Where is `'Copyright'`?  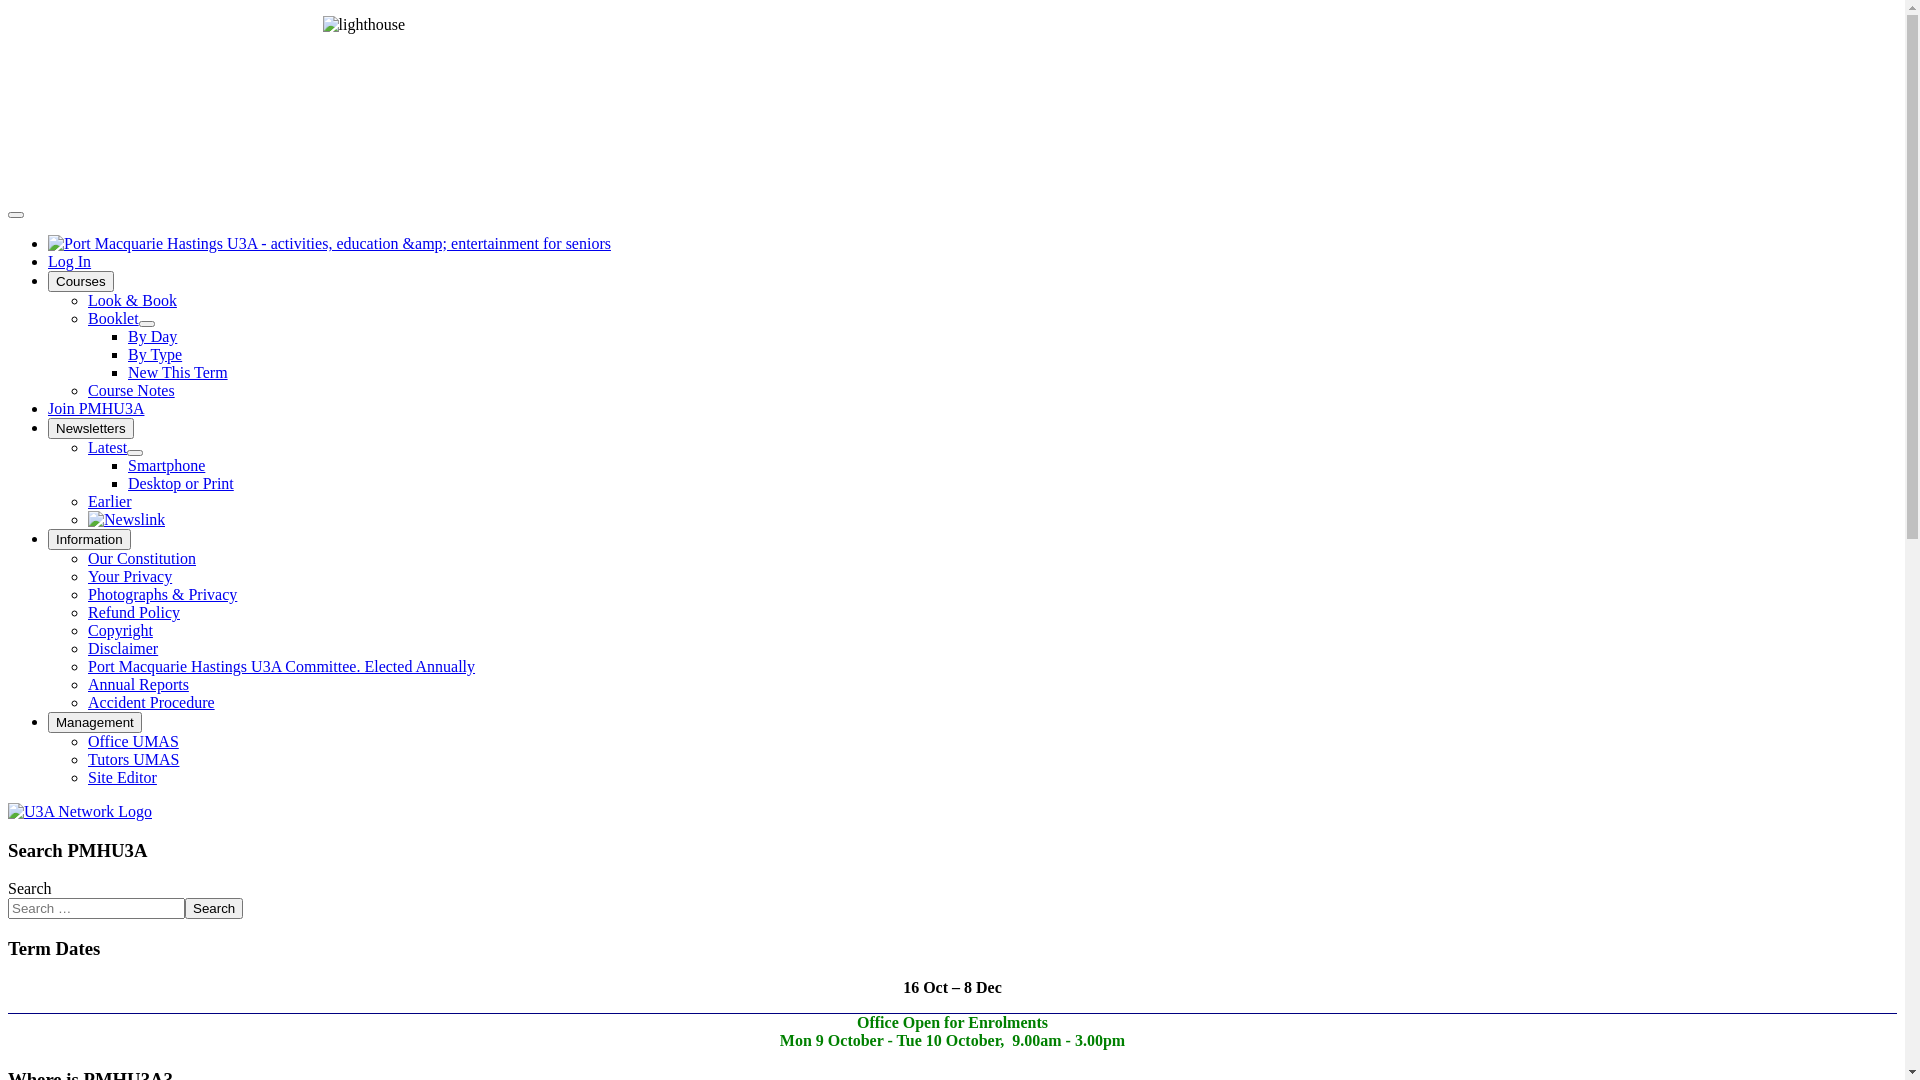 'Copyright' is located at coordinates (119, 630).